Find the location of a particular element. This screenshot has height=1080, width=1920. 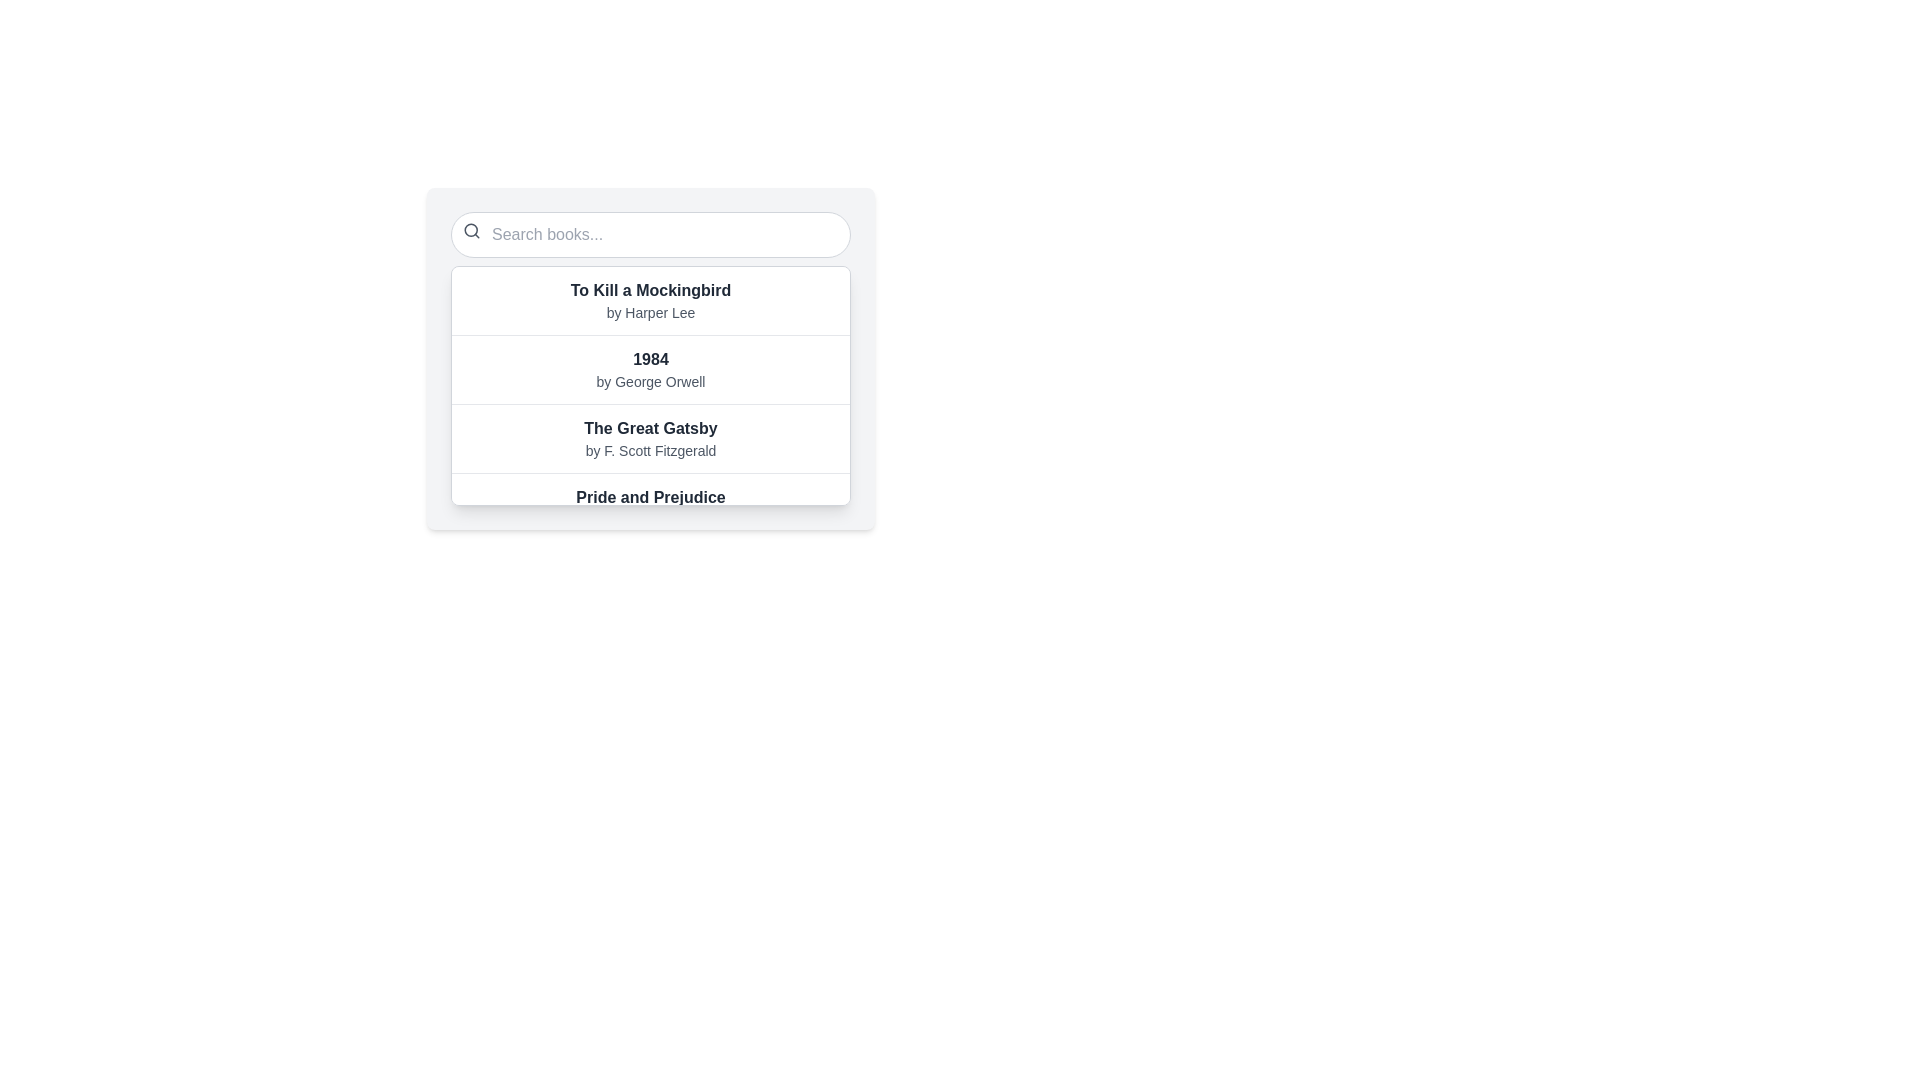

the text label displaying 'by Harper Lee', which is located below the title 'To Kill a Mockingbird' is located at coordinates (651, 312).